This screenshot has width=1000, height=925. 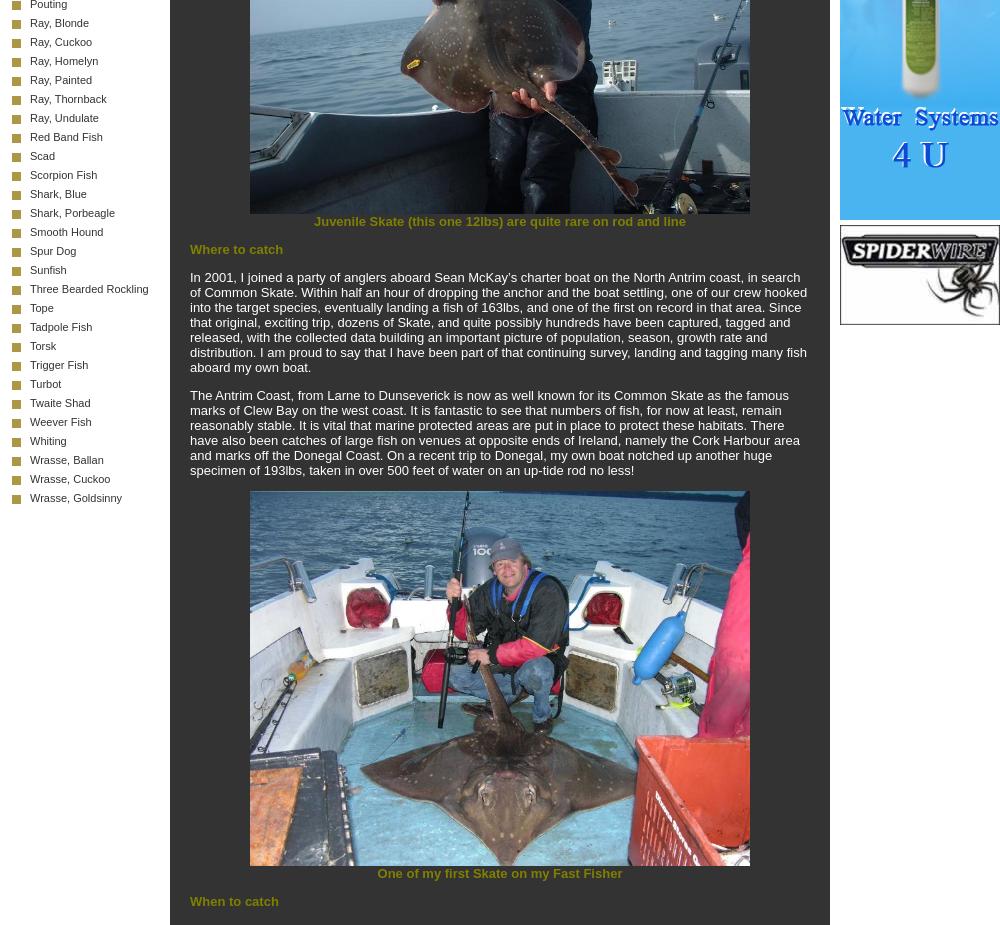 I want to click on 'Scorpion Fish', so click(x=62, y=174).